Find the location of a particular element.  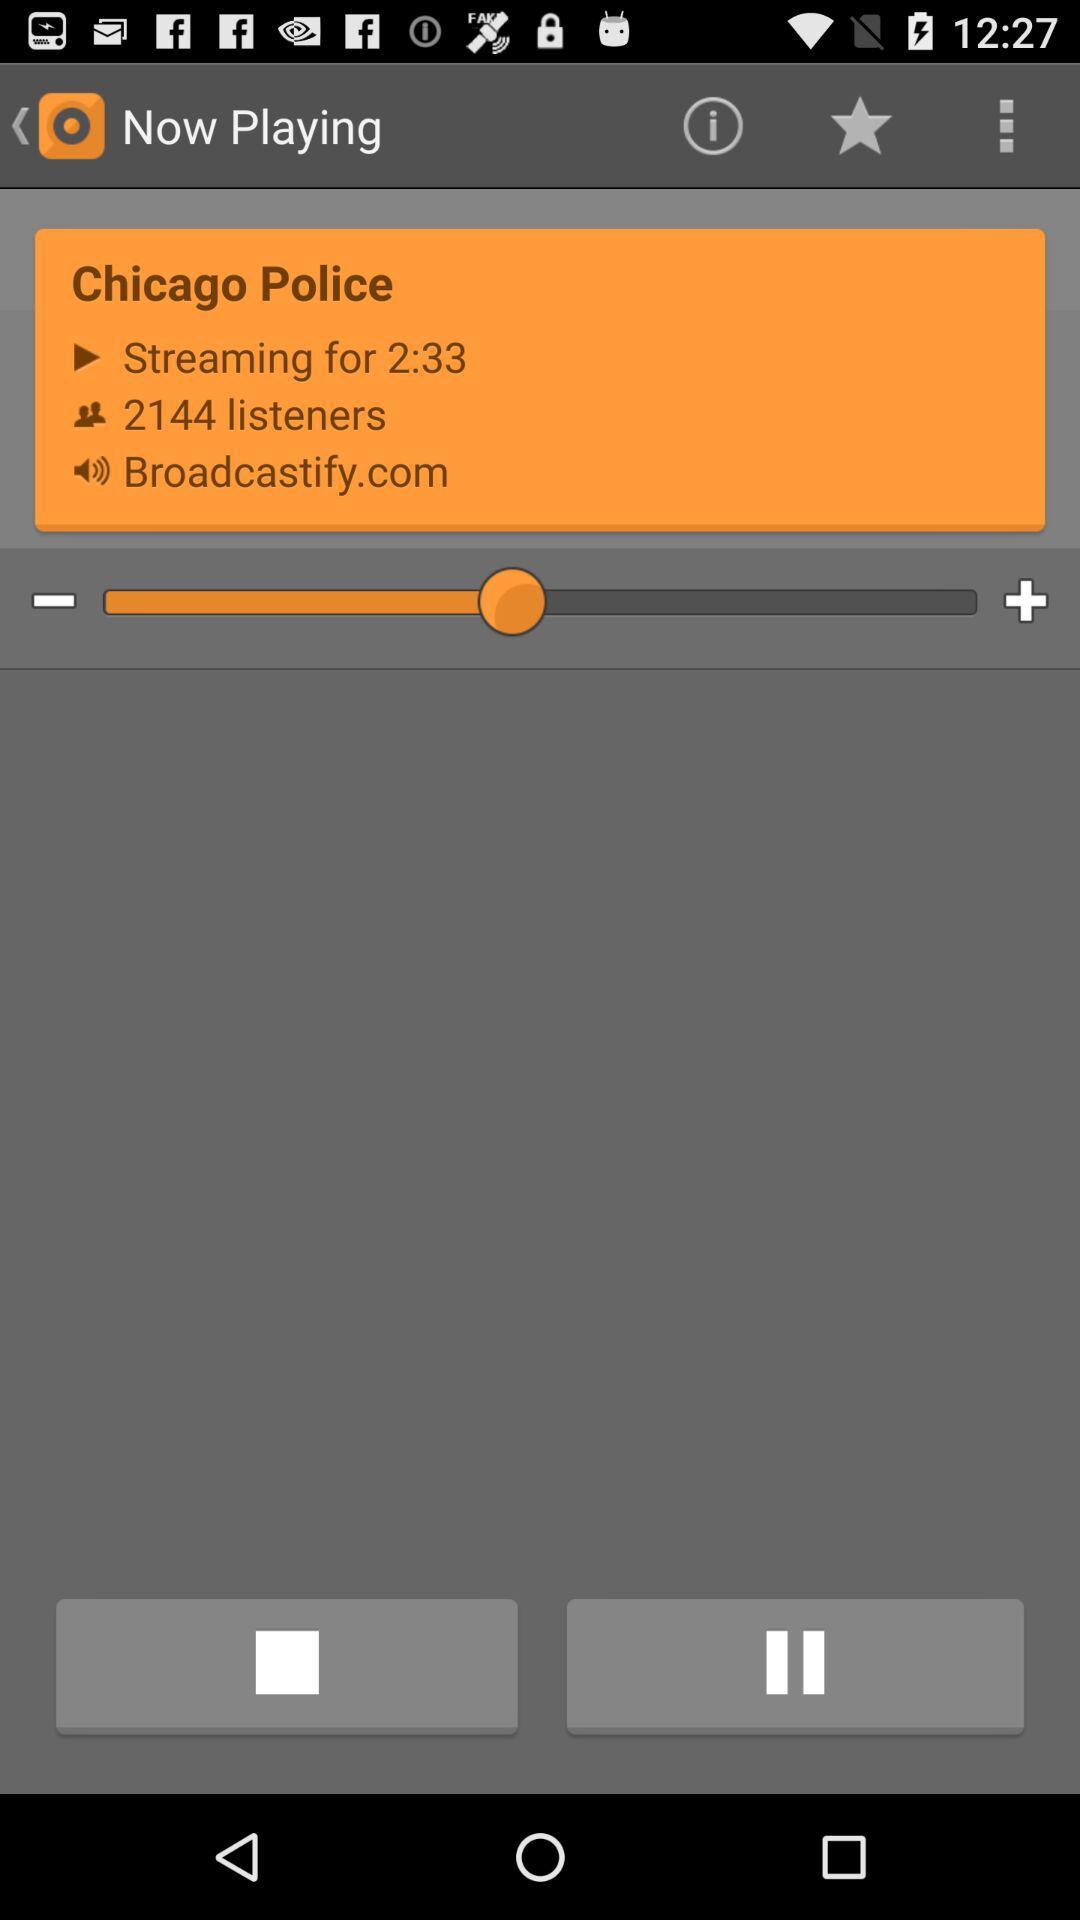

icon to the right of the now playing item is located at coordinates (711, 124).